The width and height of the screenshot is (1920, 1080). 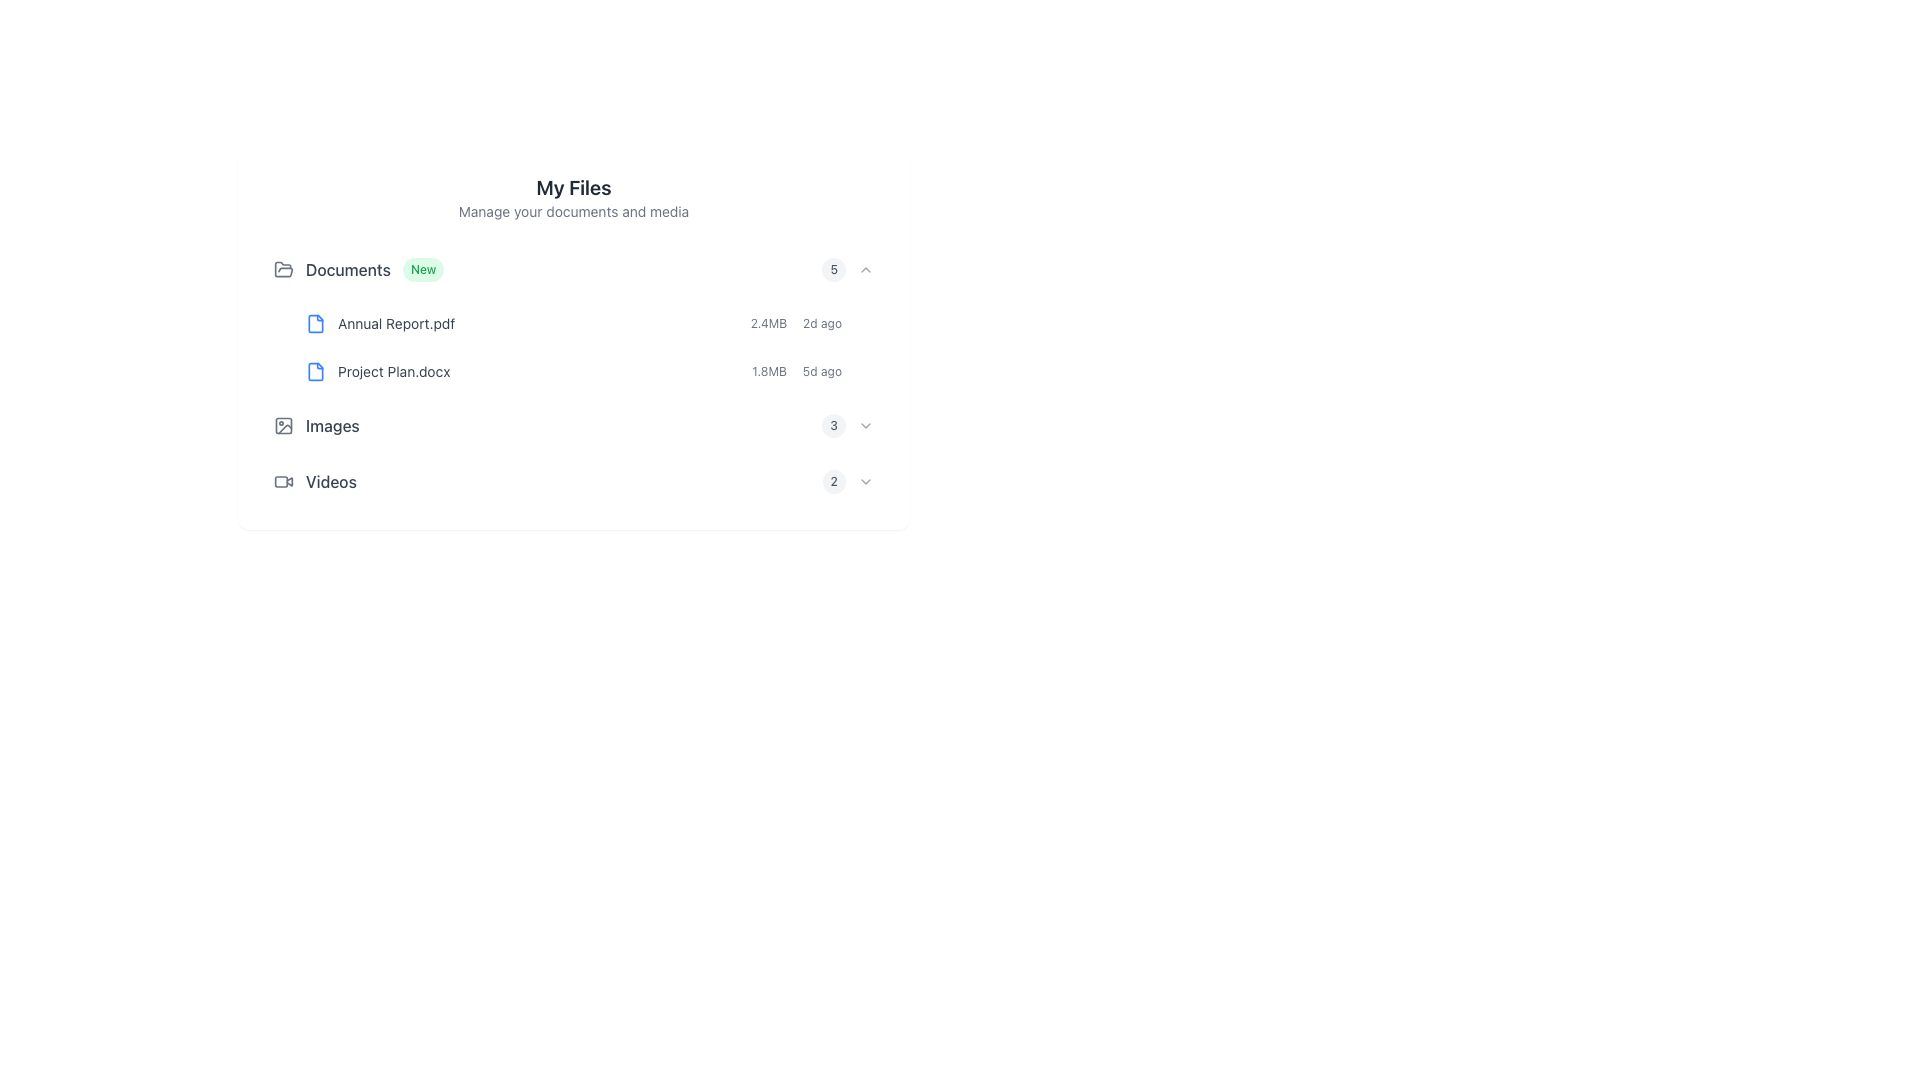 What do you see at coordinates (331, 482) in the screenshot?
I see `the text label that identifies the file category for videos, located in the bottom section of the file navigation interface under the heading 'Images'` at bounding box center [331, 482].